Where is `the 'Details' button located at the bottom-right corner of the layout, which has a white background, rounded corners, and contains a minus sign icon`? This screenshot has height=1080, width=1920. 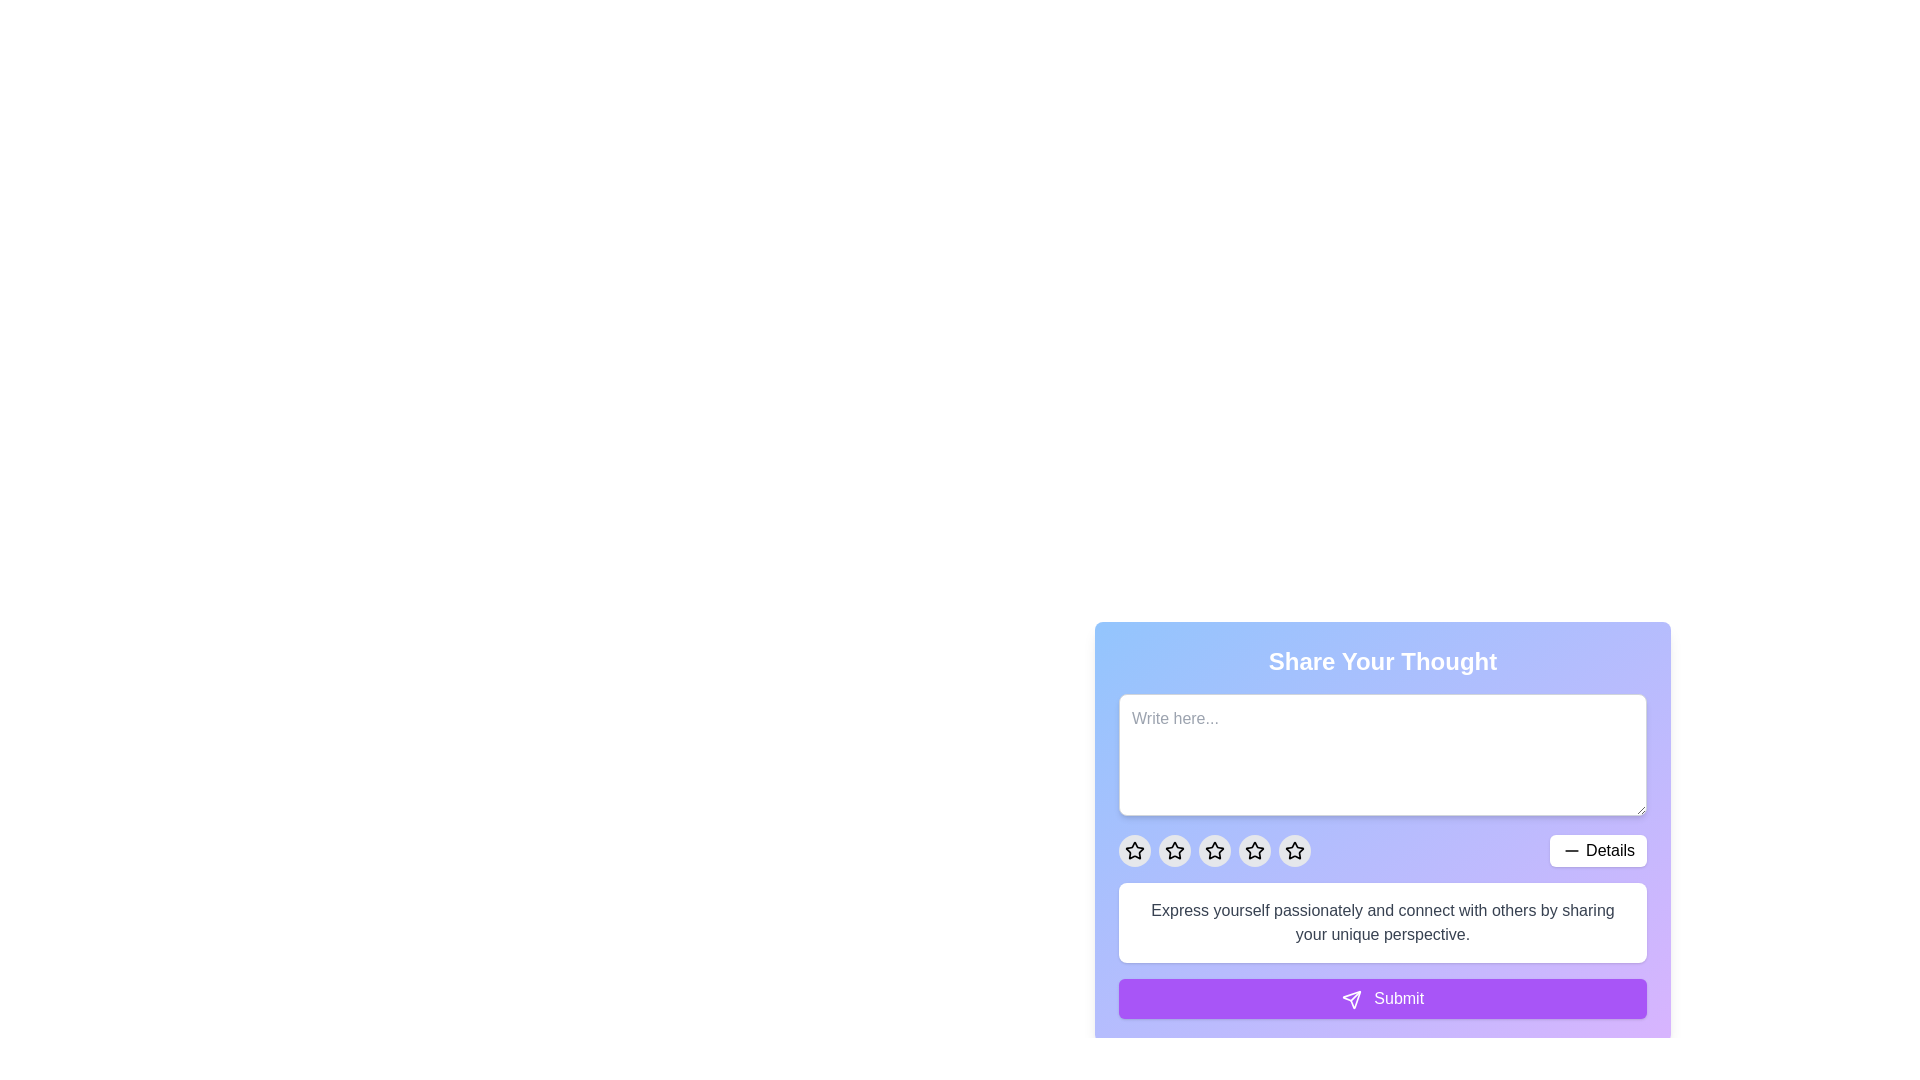
the 'Details' button located at the bottom-right corner of the layout, which has a white background, rounded corners, and contains a minus sign icon is located at coordinates (1597, 851).